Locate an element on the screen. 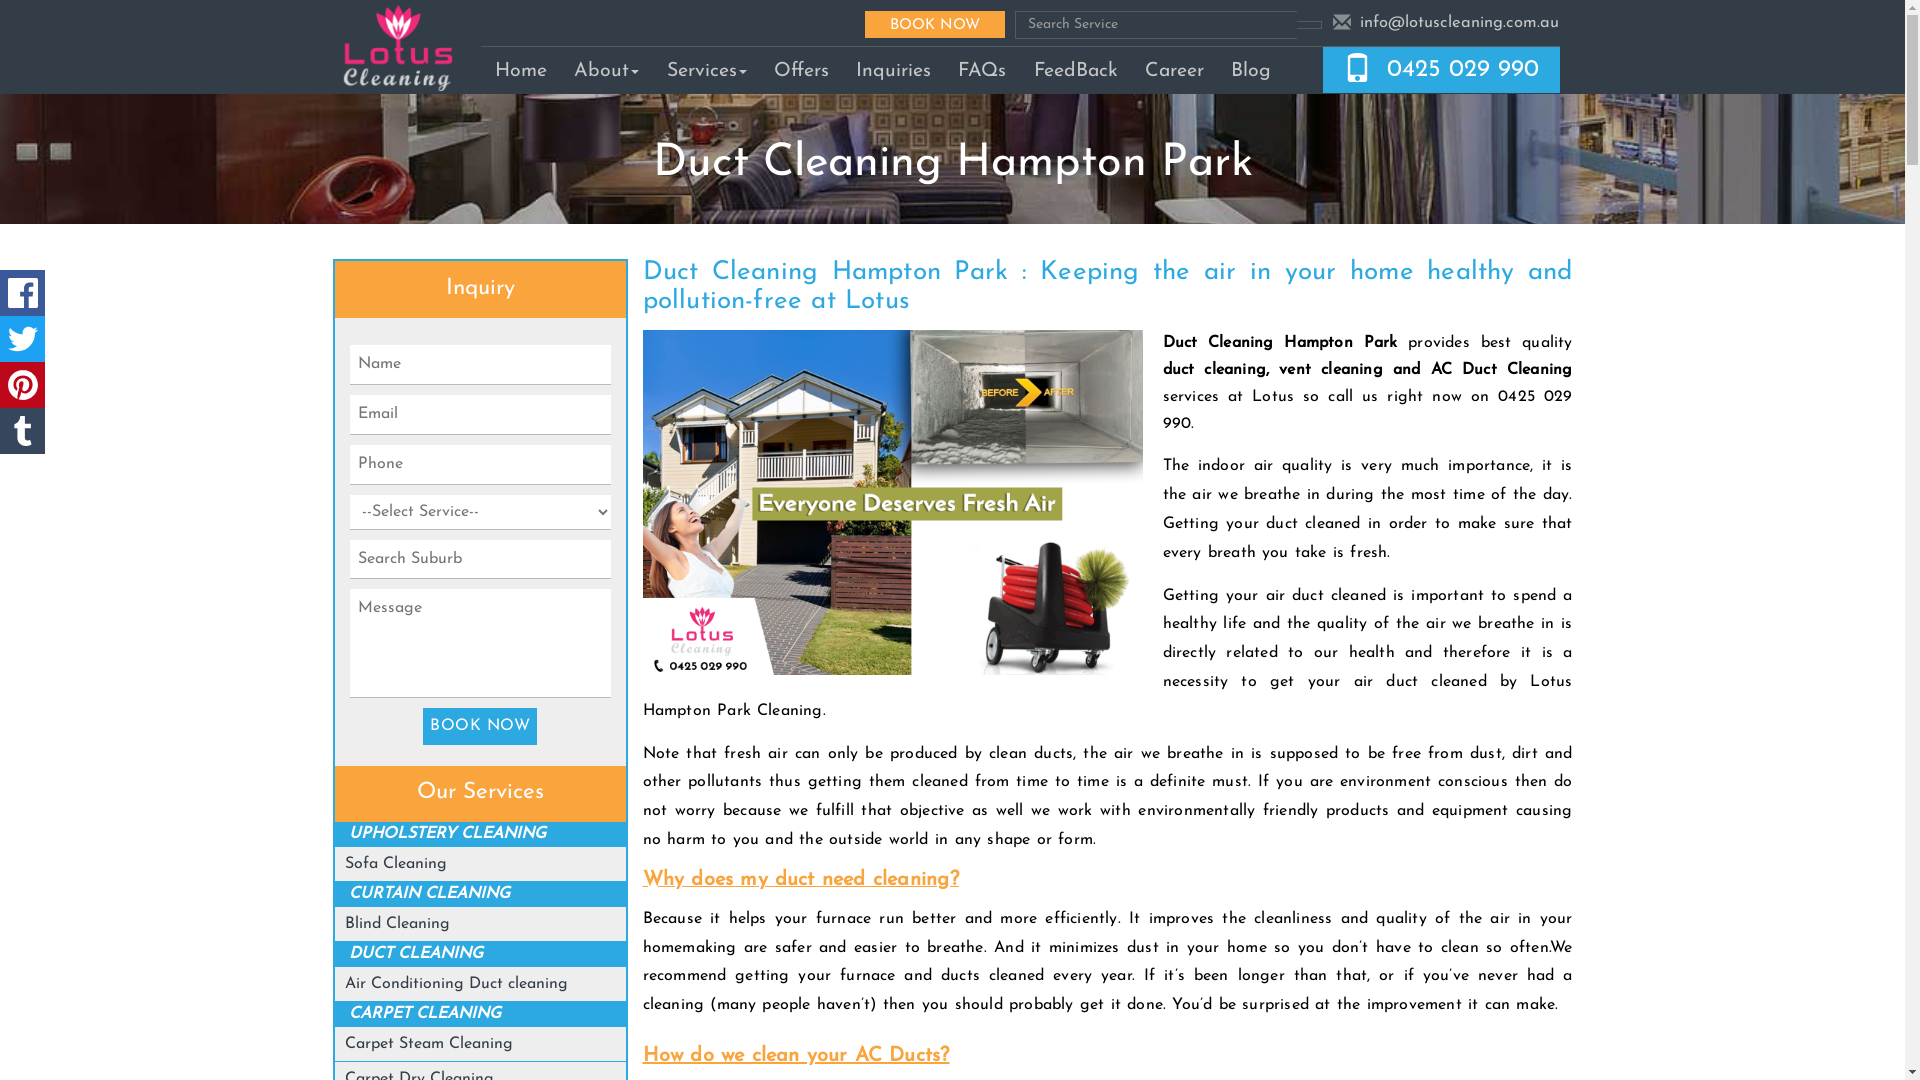 This screenshot has width=1920, height=1080. 'Carpet Steam Cleaning' is located at coordinates (427, 1043).